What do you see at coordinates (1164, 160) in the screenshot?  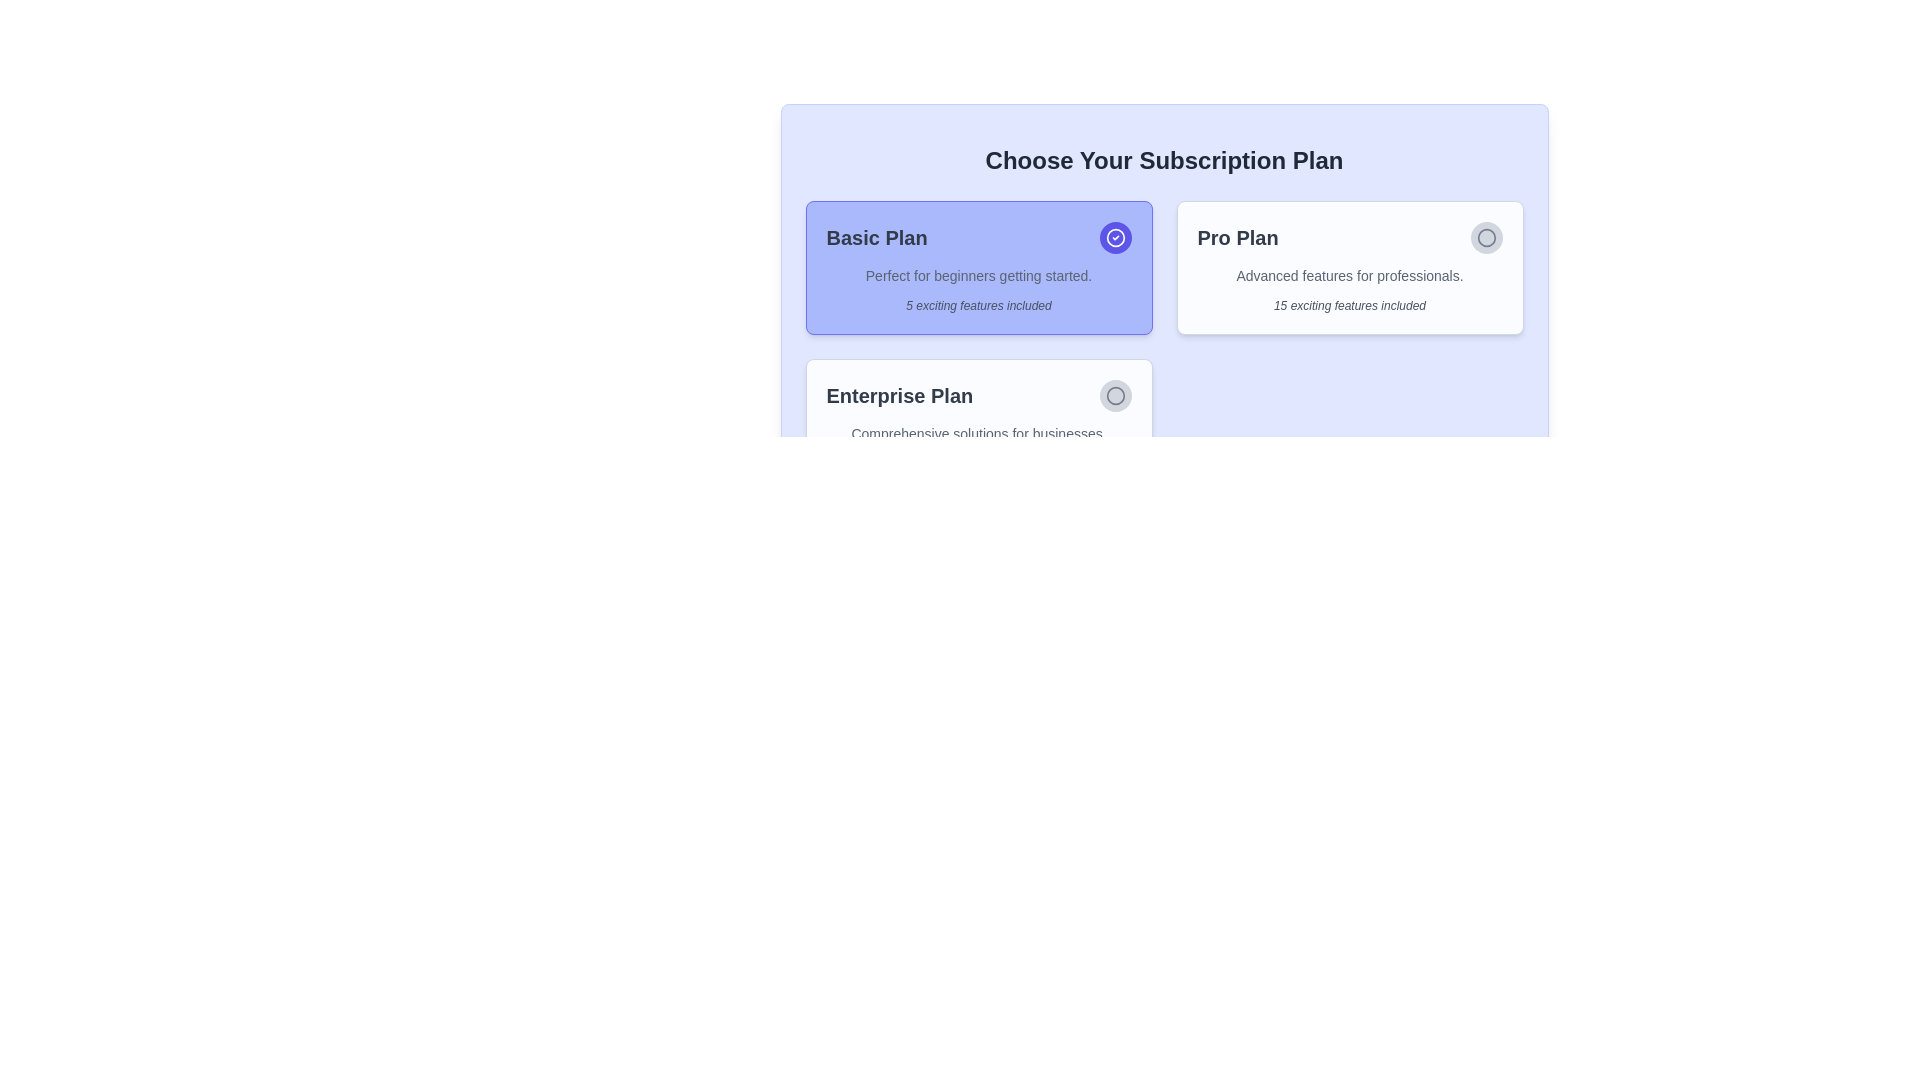 I see `the header element displaying 'Choose Your Subscription Plan', which is prominently positioned at the top-center of the interface` at bounding box center [1164, 160].